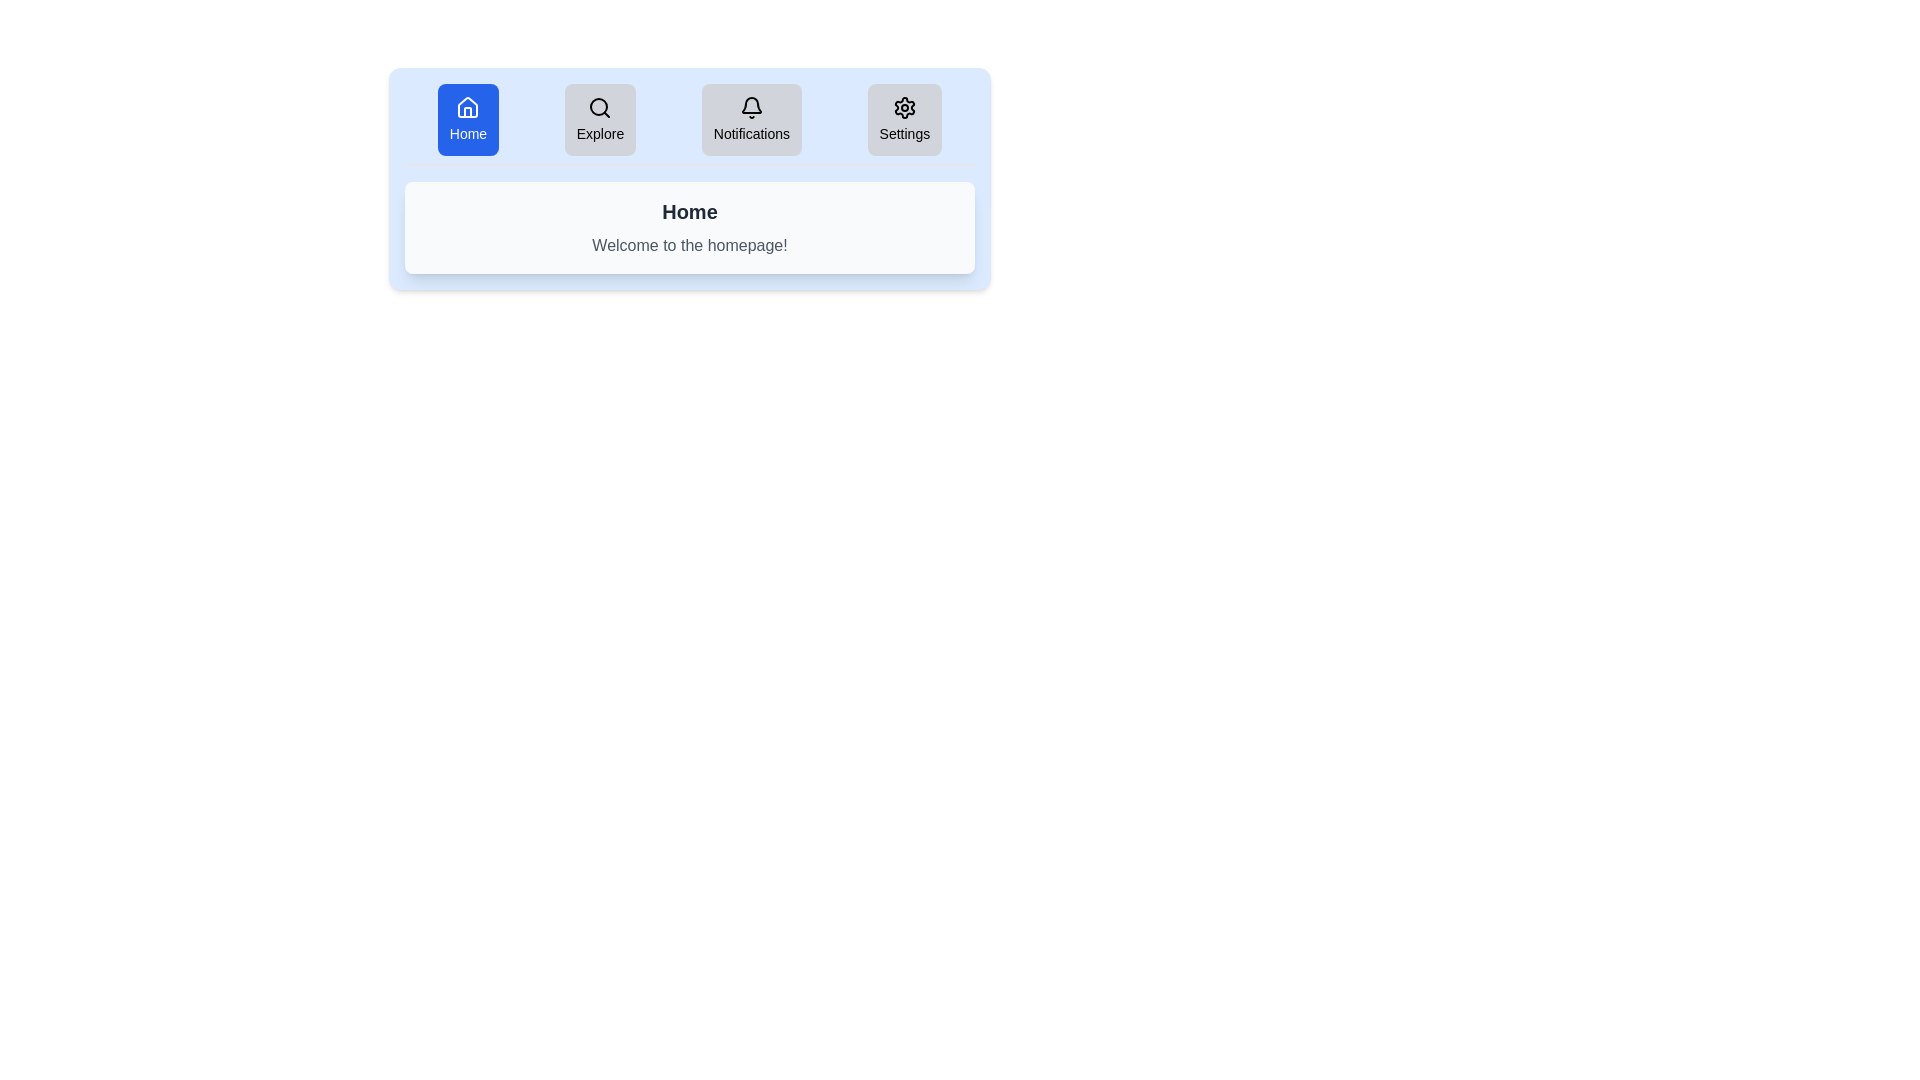 This screenshot has height=1080, width=1920. What do you see at coordinates (904, 119) in the screenshot?
I see `the tab button labeled Settings` at bounding box center [904, 119].